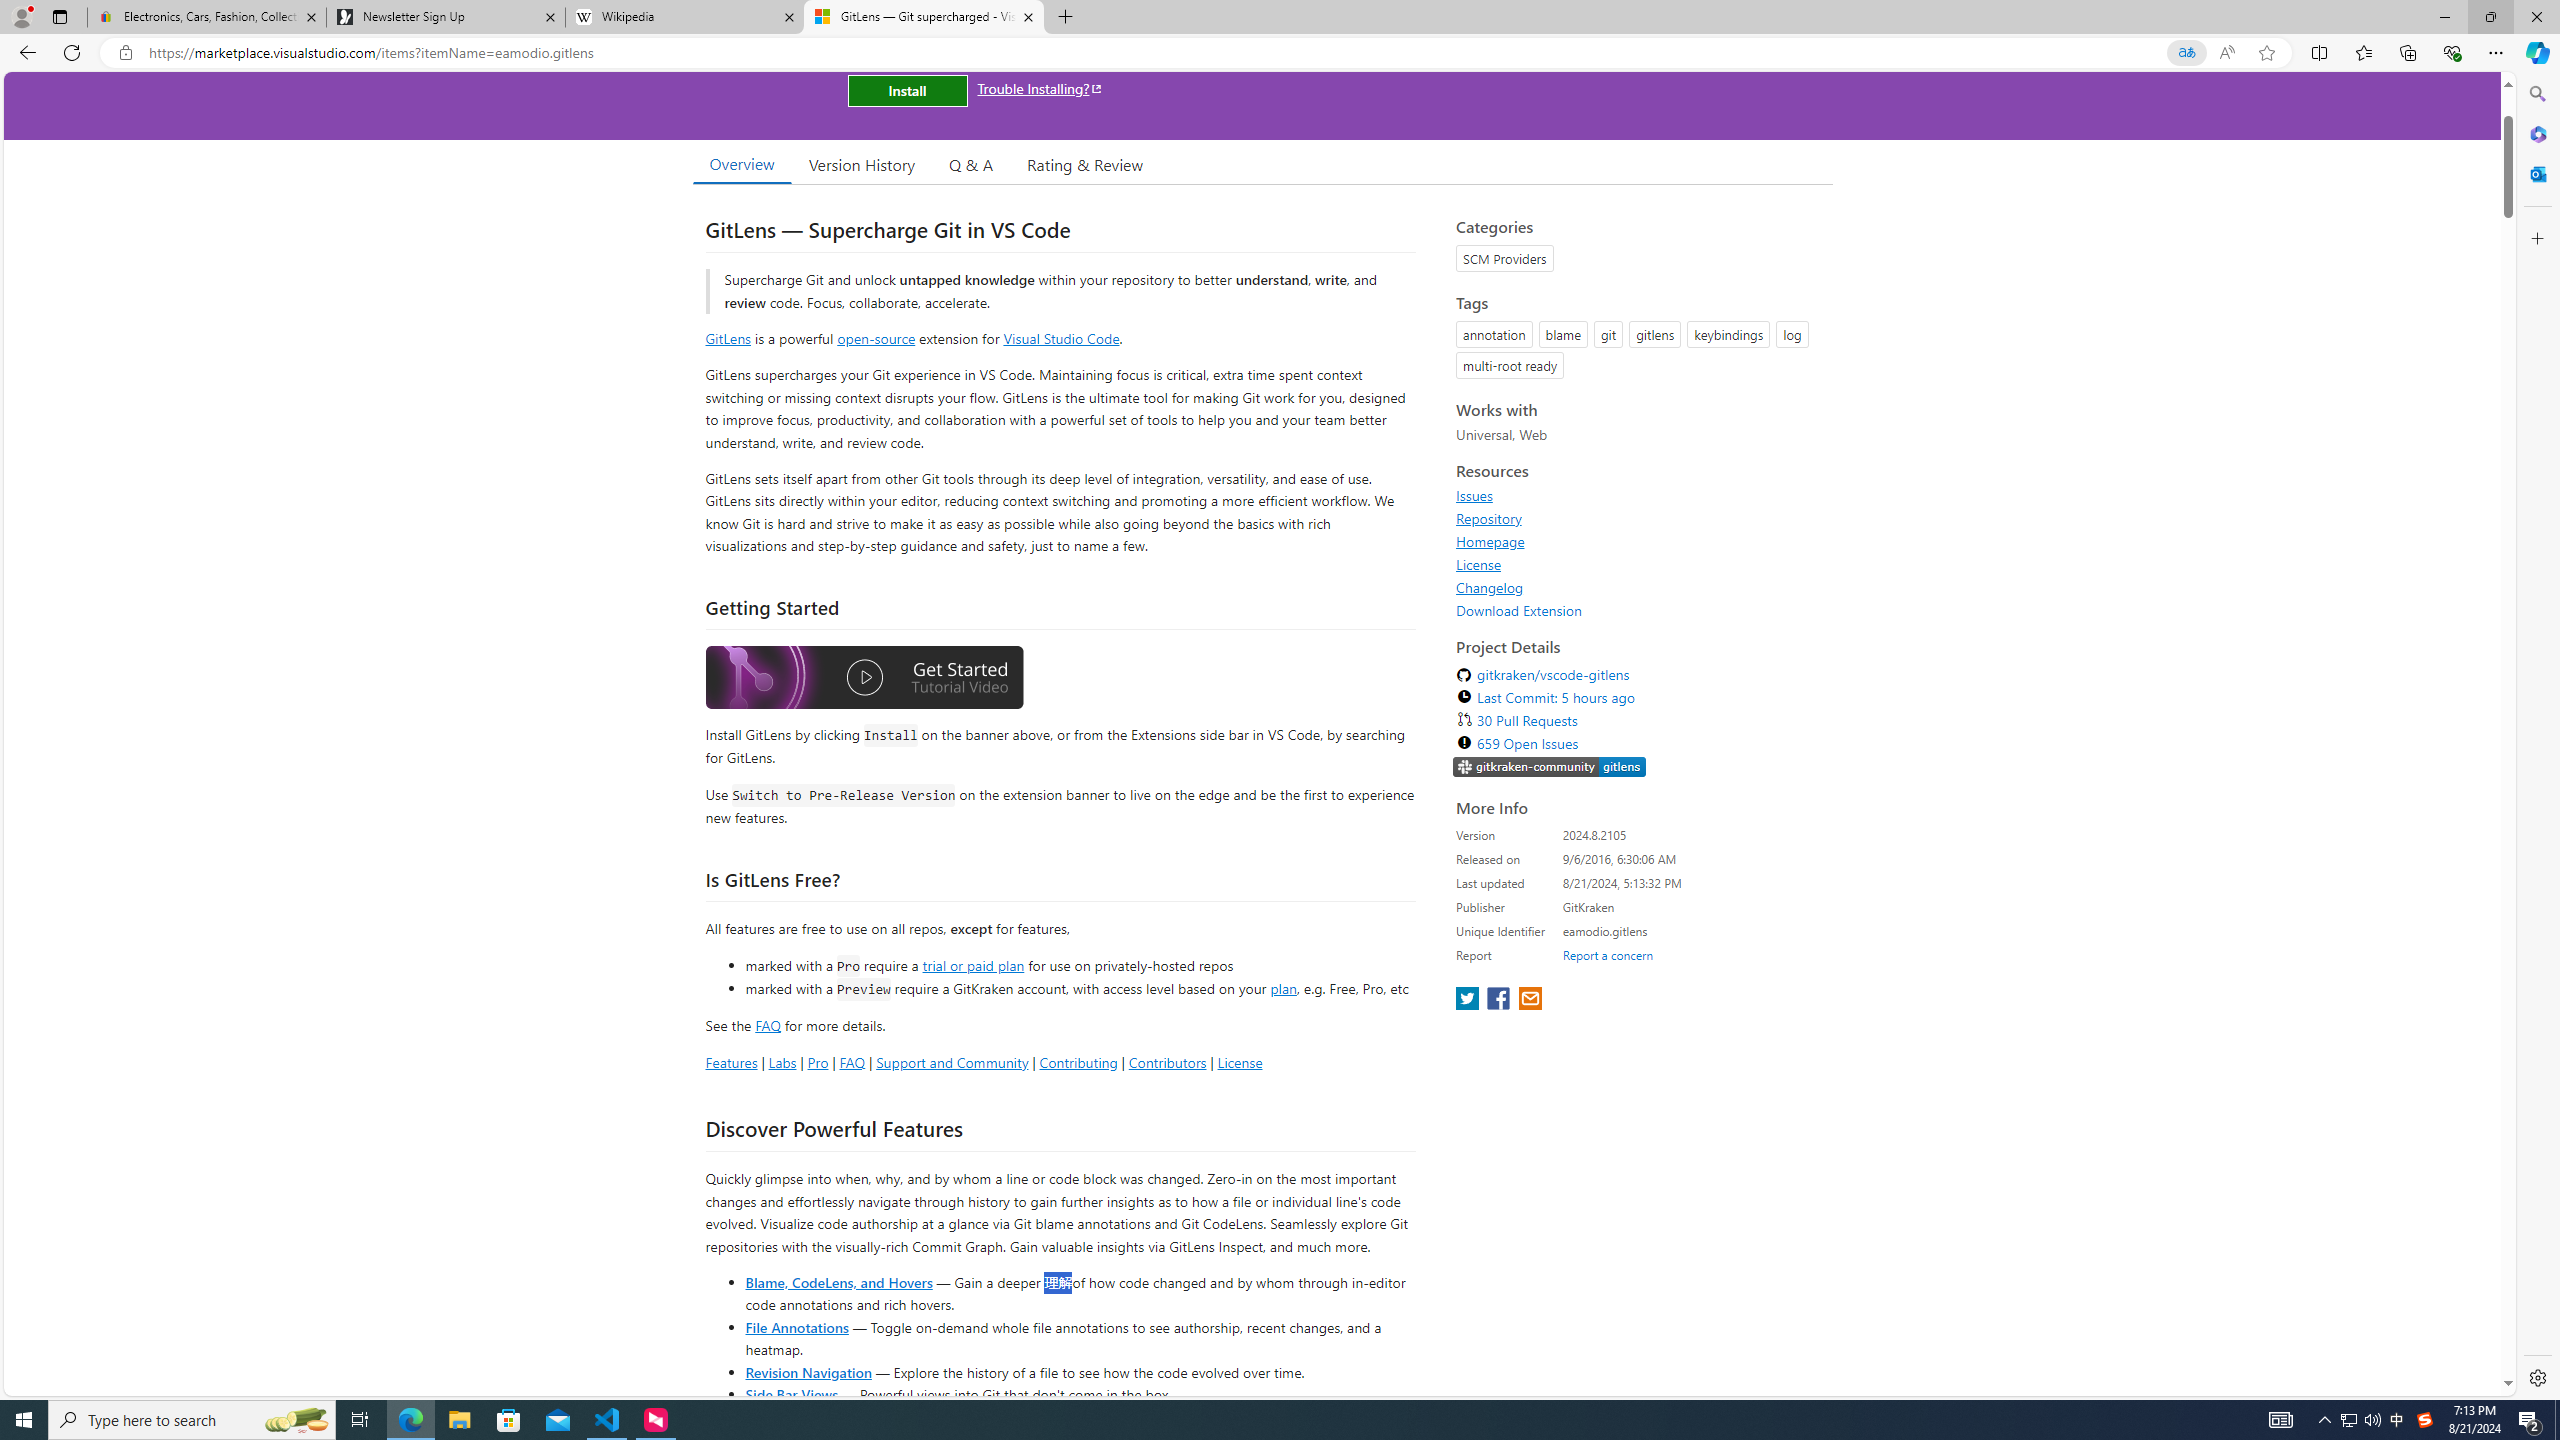 This screenshot has height=1440, width=2560. What do you see at coordinates (1500, 999) in the screenshot?
I see `'share extension on facebook'` at bounding box center [1500, 999].